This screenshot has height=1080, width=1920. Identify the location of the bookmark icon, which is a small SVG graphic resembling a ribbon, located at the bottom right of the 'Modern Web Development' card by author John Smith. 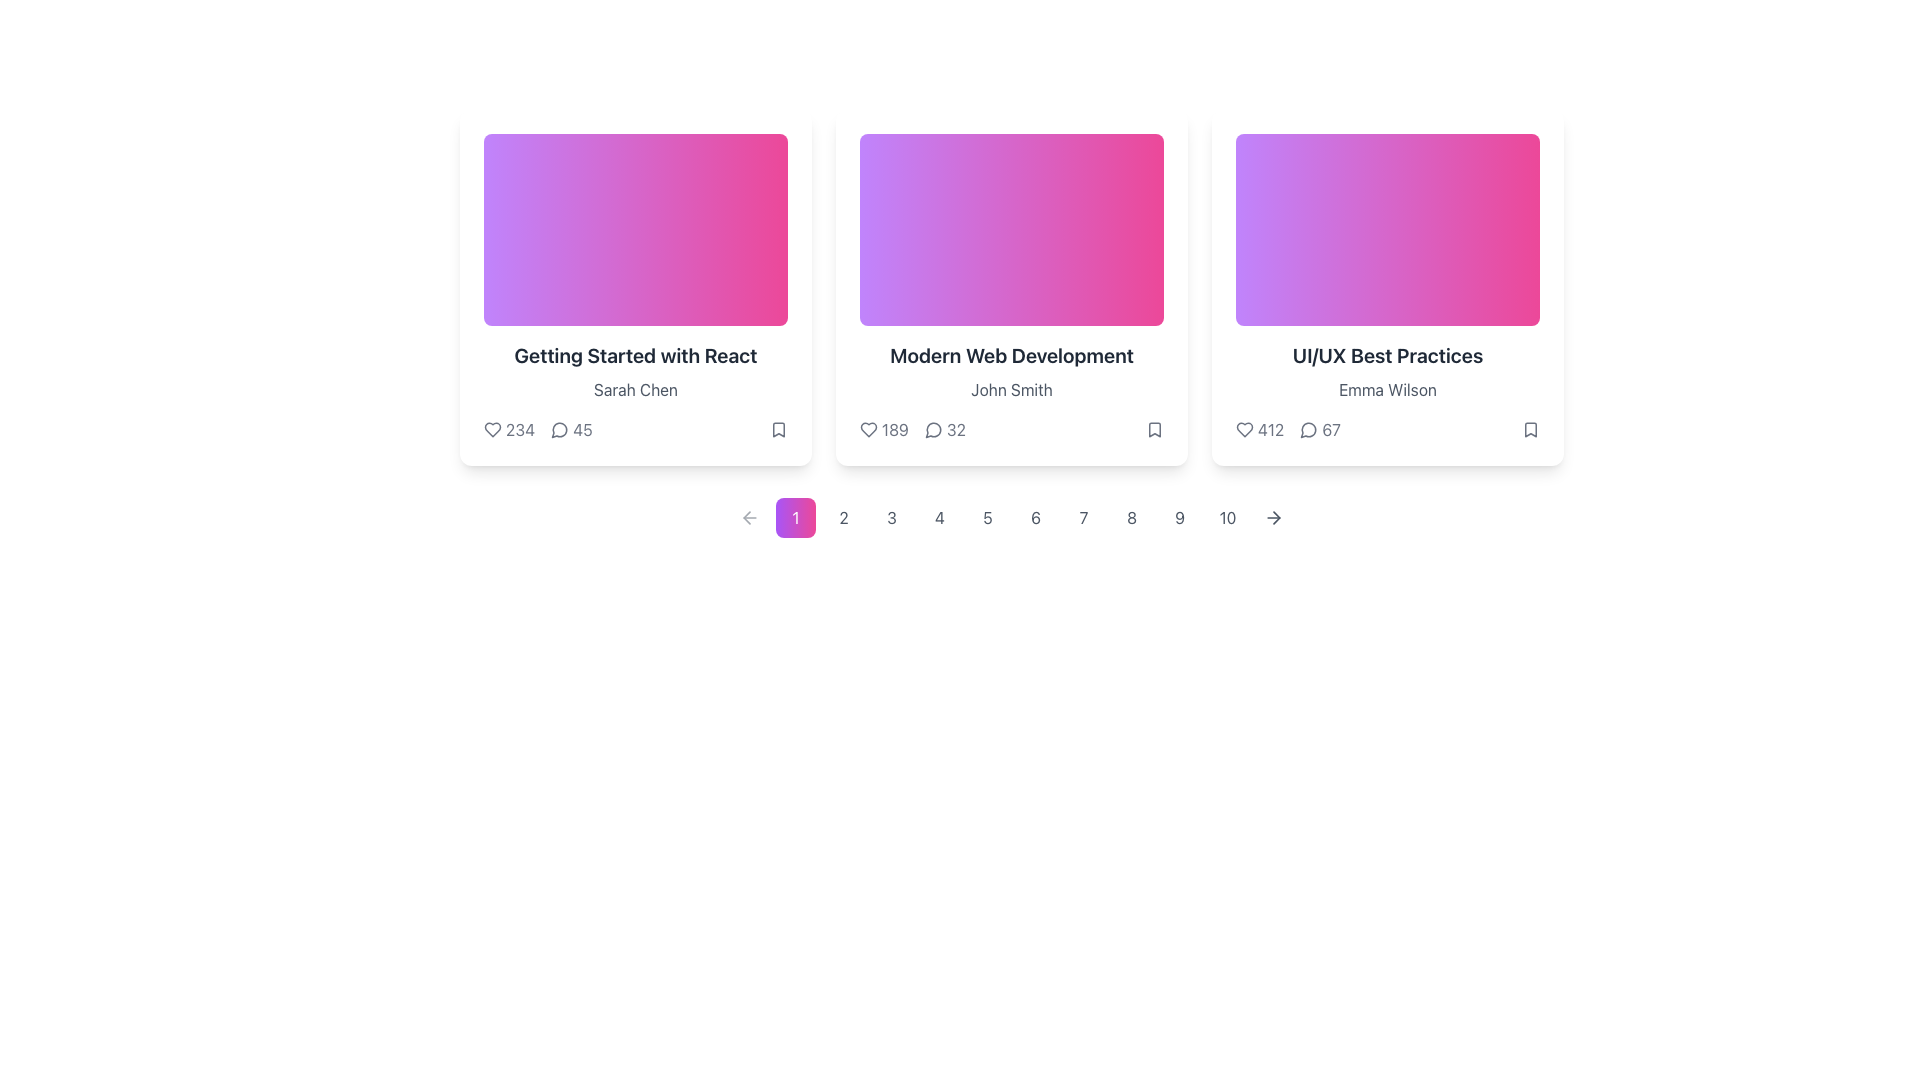
(1155, 428).